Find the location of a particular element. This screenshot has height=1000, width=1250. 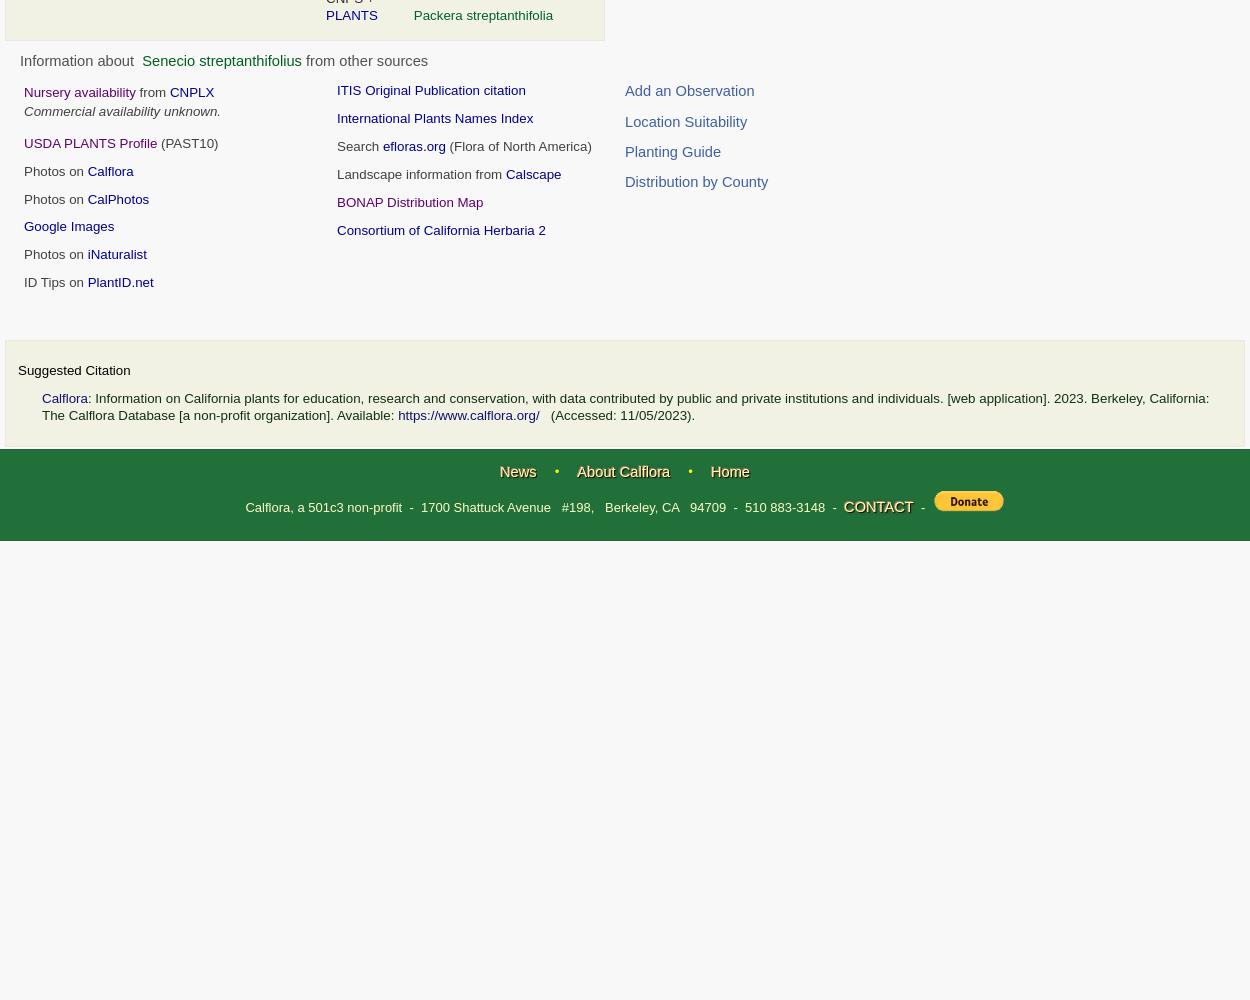

'https://www.calflora.org/' is located at coordinates (467, 415).